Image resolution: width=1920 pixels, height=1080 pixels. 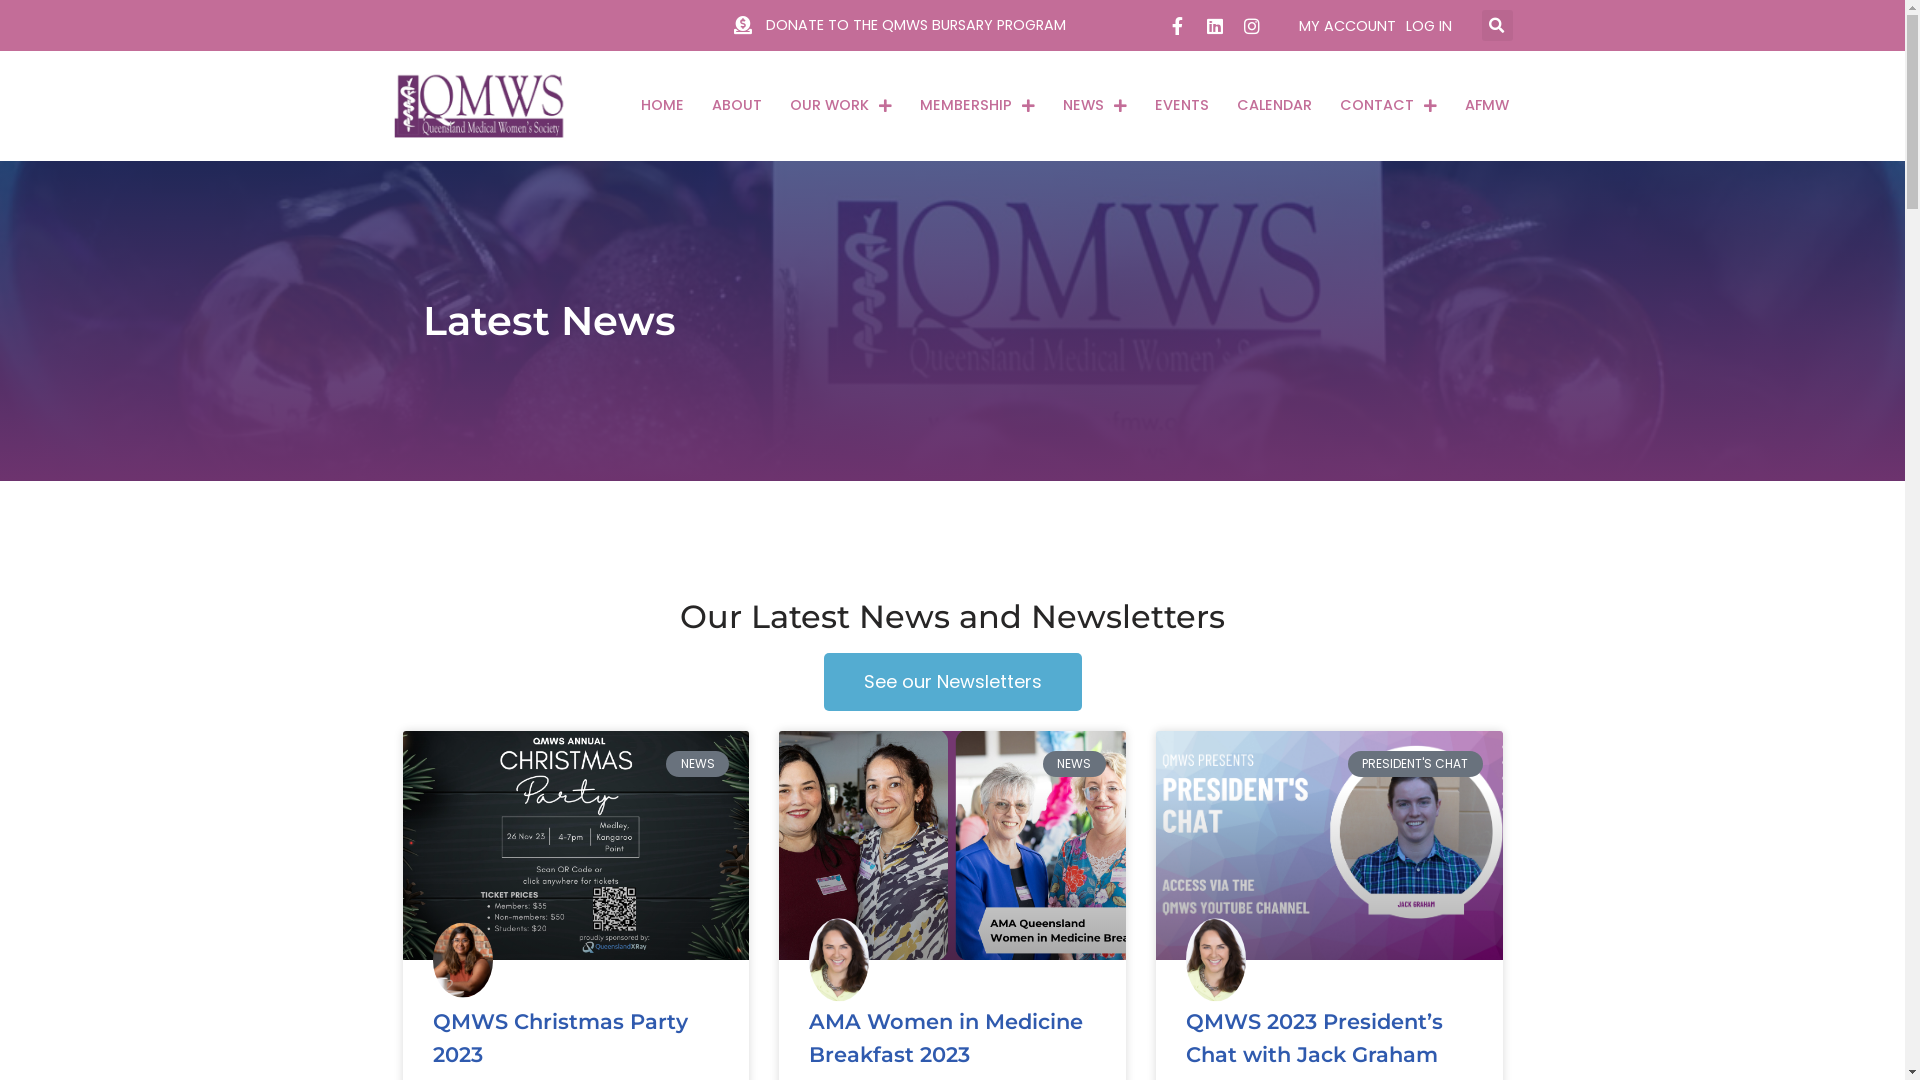 I want to click on 'MY ACCOUNT', so click(x=1346, y=26).